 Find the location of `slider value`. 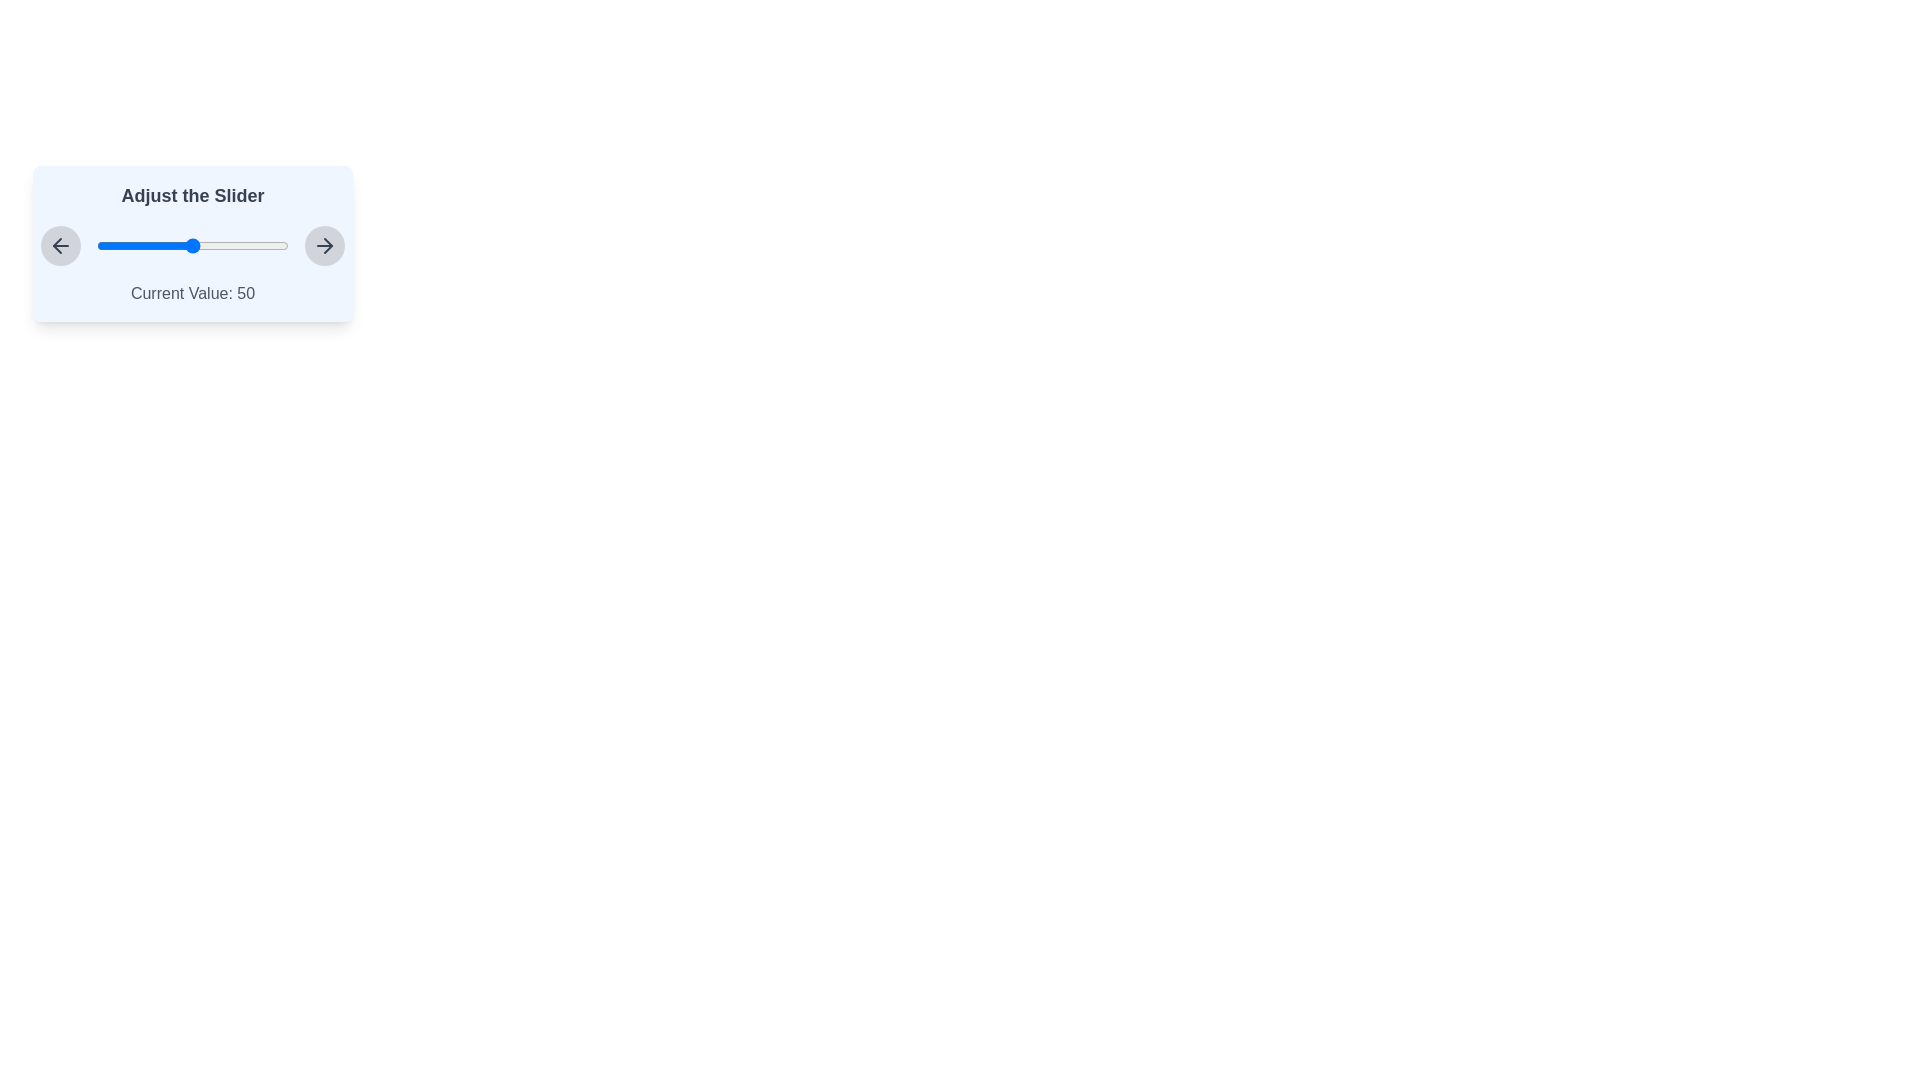

slider value is located at coordinates (187, 245).